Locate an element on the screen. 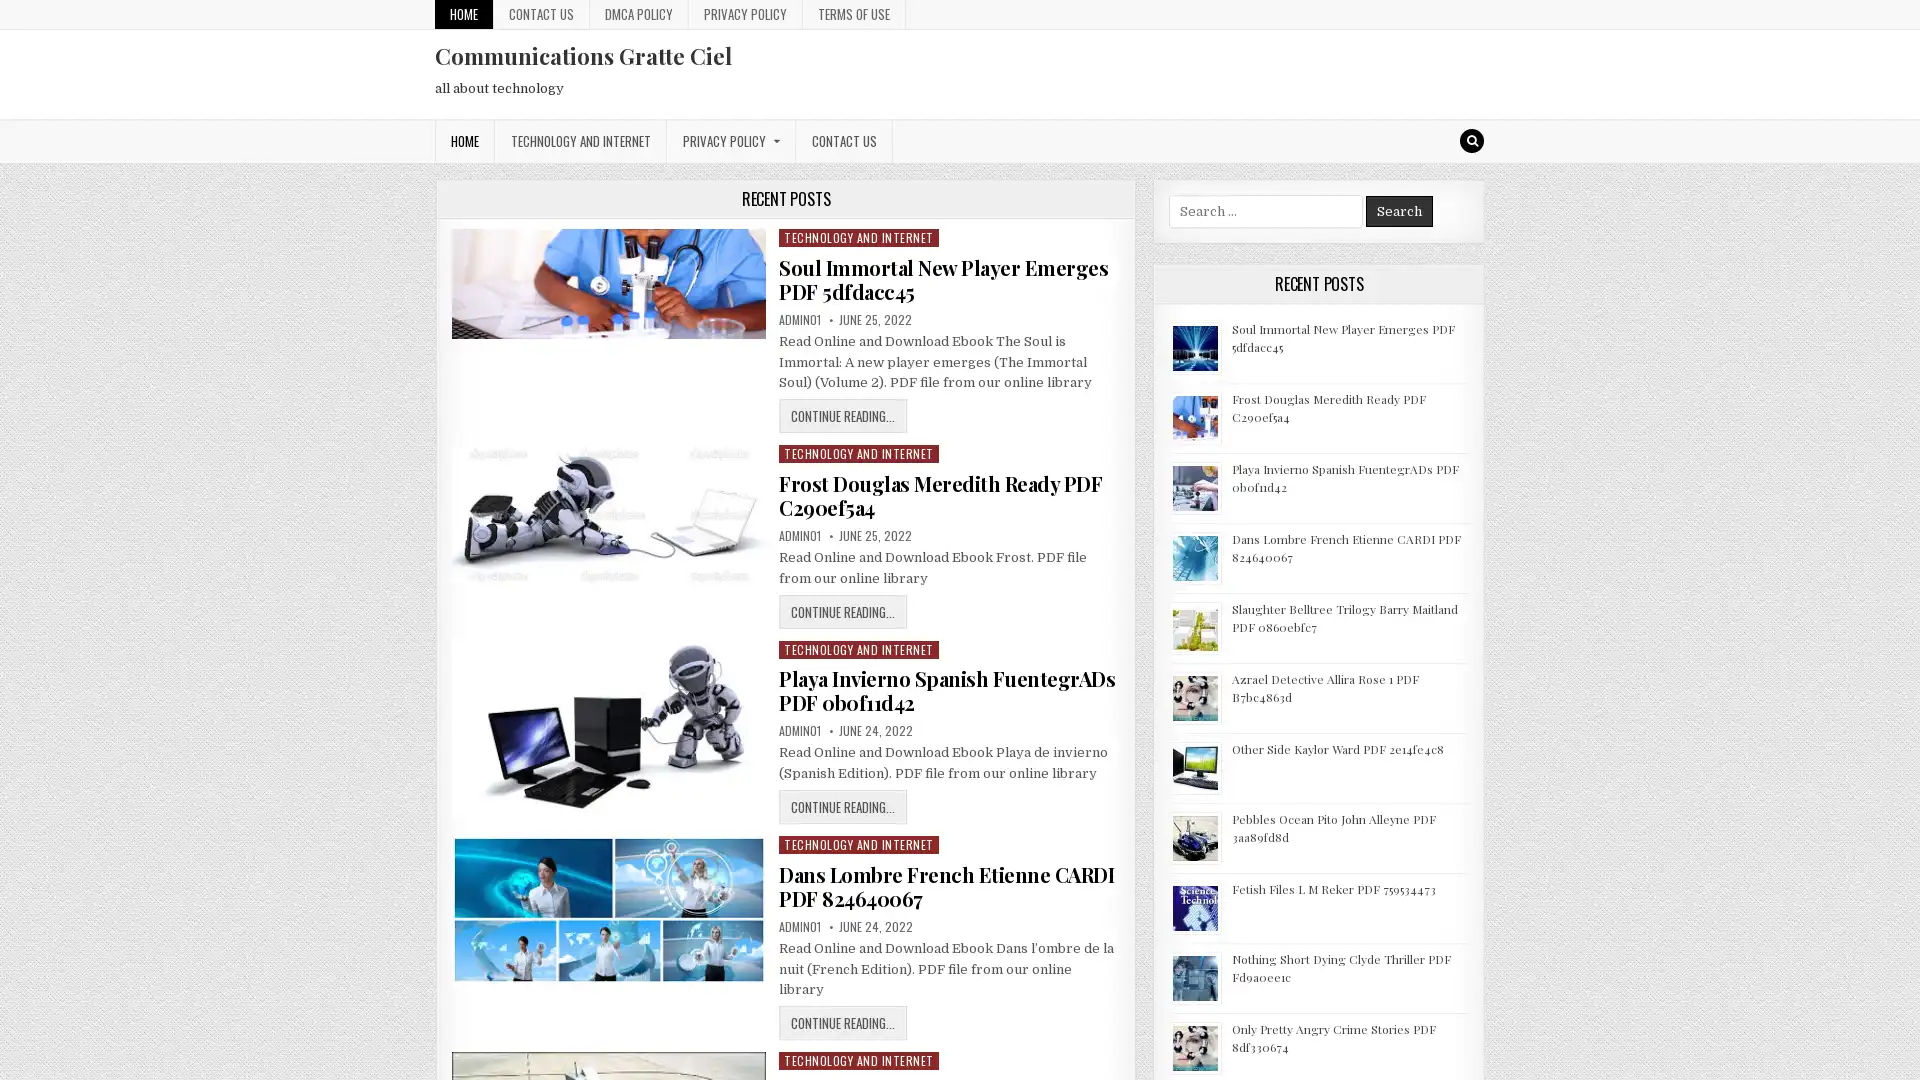 Image resolution: width=1920 pixels, height=1080 pixels. Search is located at coordinates (1398, 211).